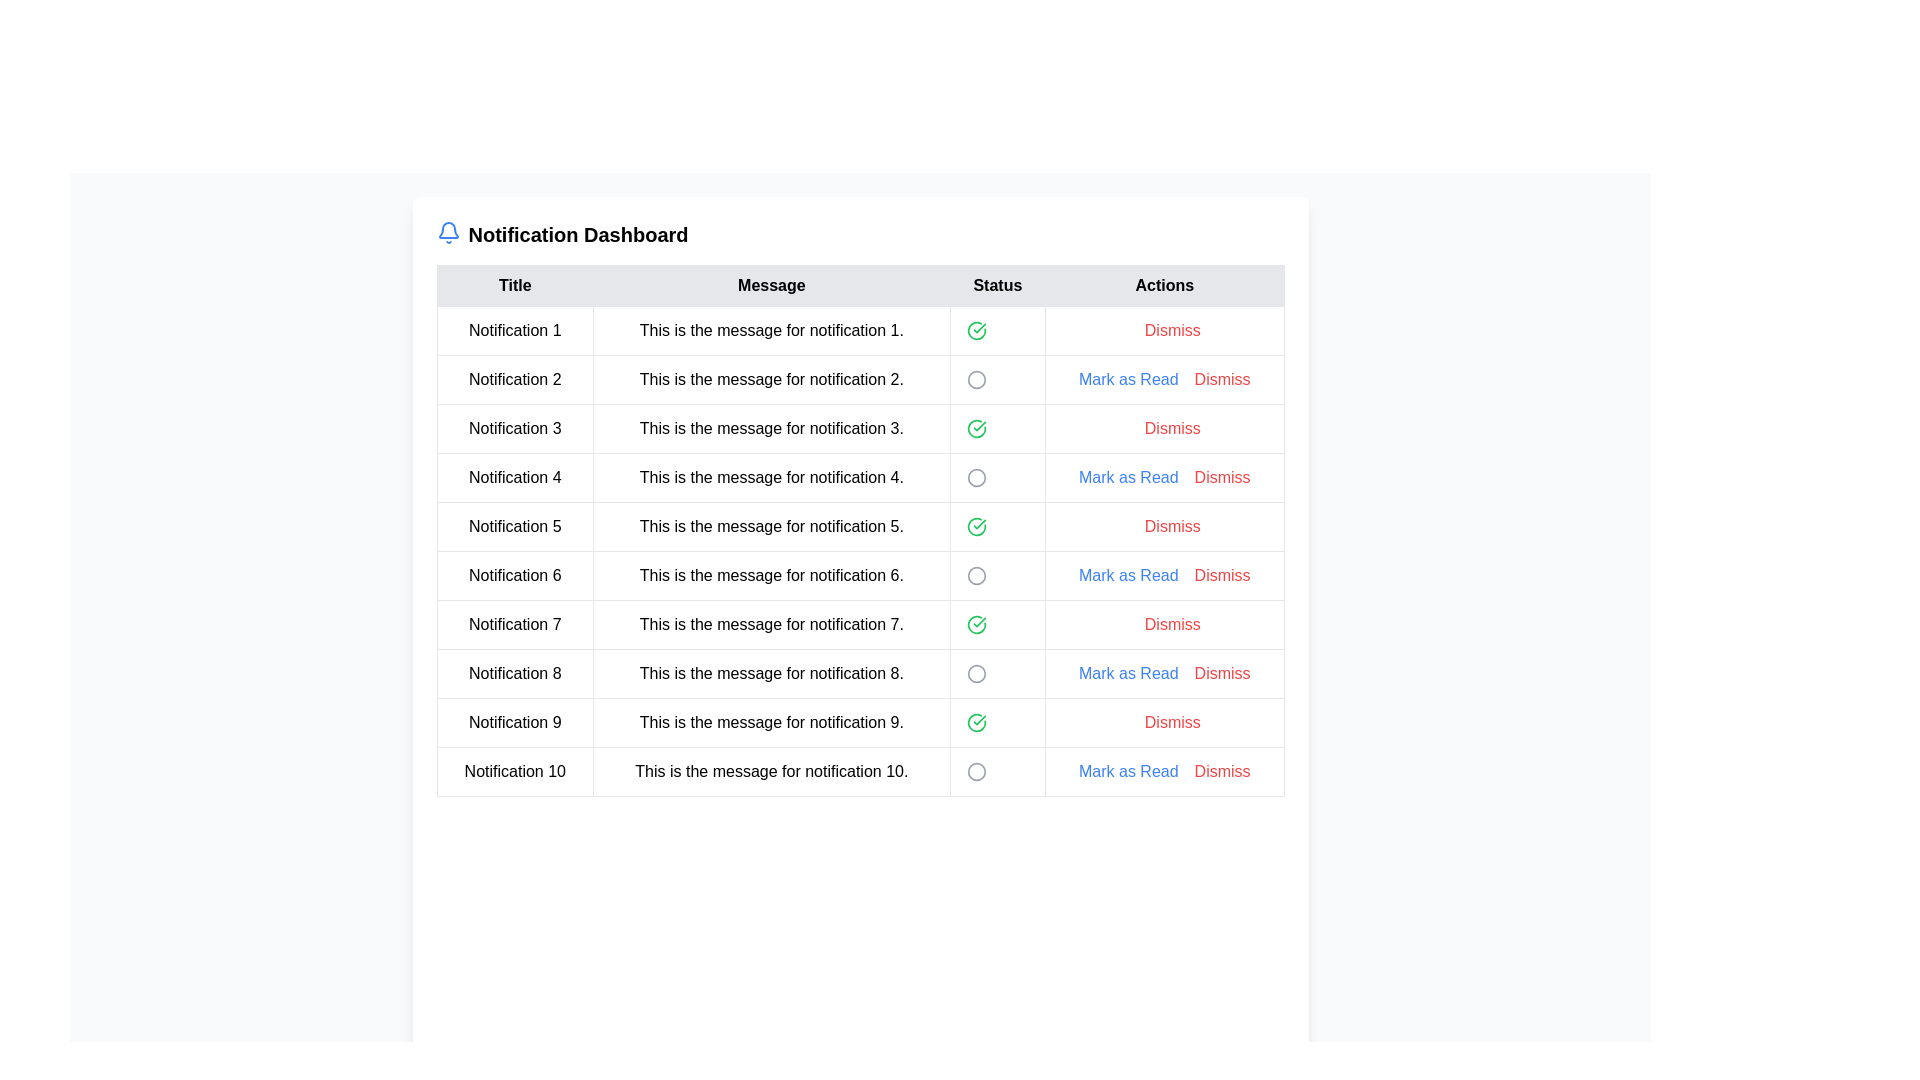  What do you see at coordinates (515, 722) in the screenshot?
I see `the Label element that displays the title of the specific notification in the ninth row of the notification details list` at bounding box center [515, 722].